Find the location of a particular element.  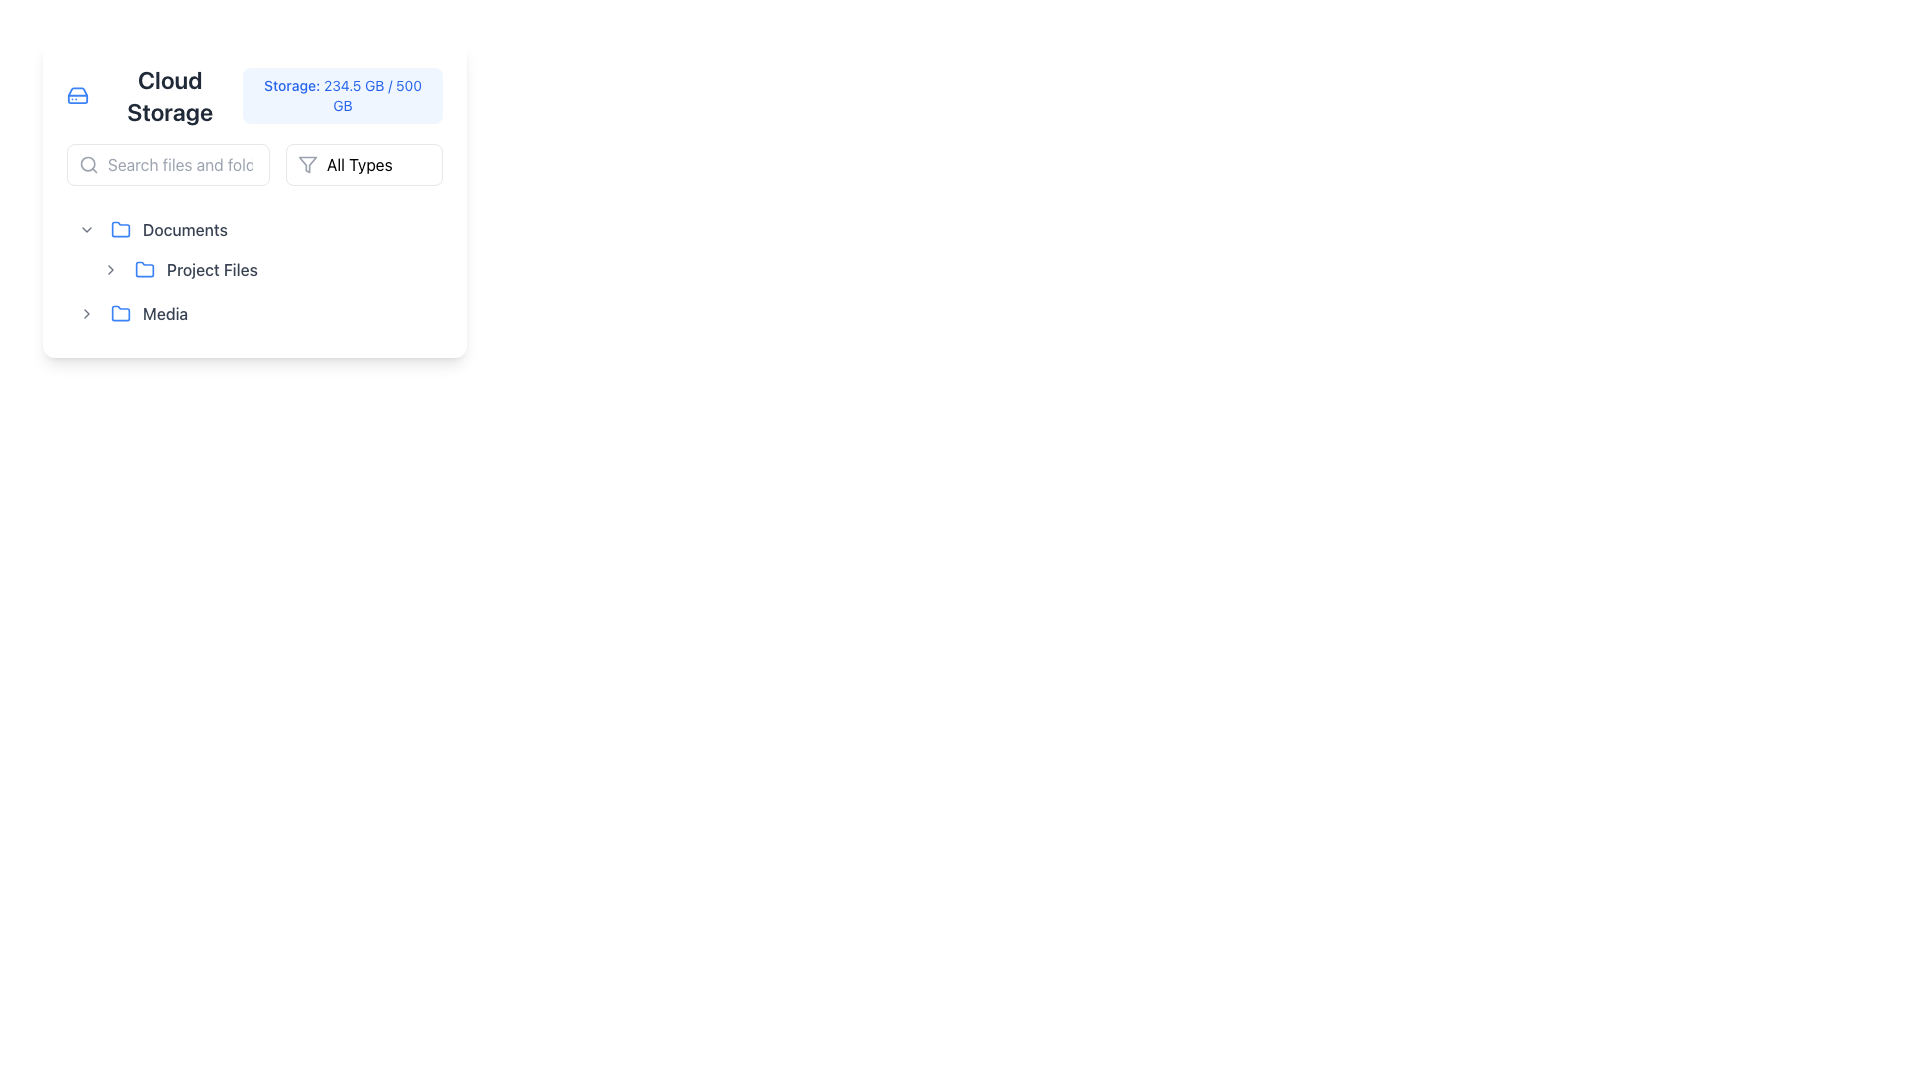

the 'Cloud Storage' header text label located in the top-left corner of the interface, which provides context for the content in this section is located at coordinates (154, 96).